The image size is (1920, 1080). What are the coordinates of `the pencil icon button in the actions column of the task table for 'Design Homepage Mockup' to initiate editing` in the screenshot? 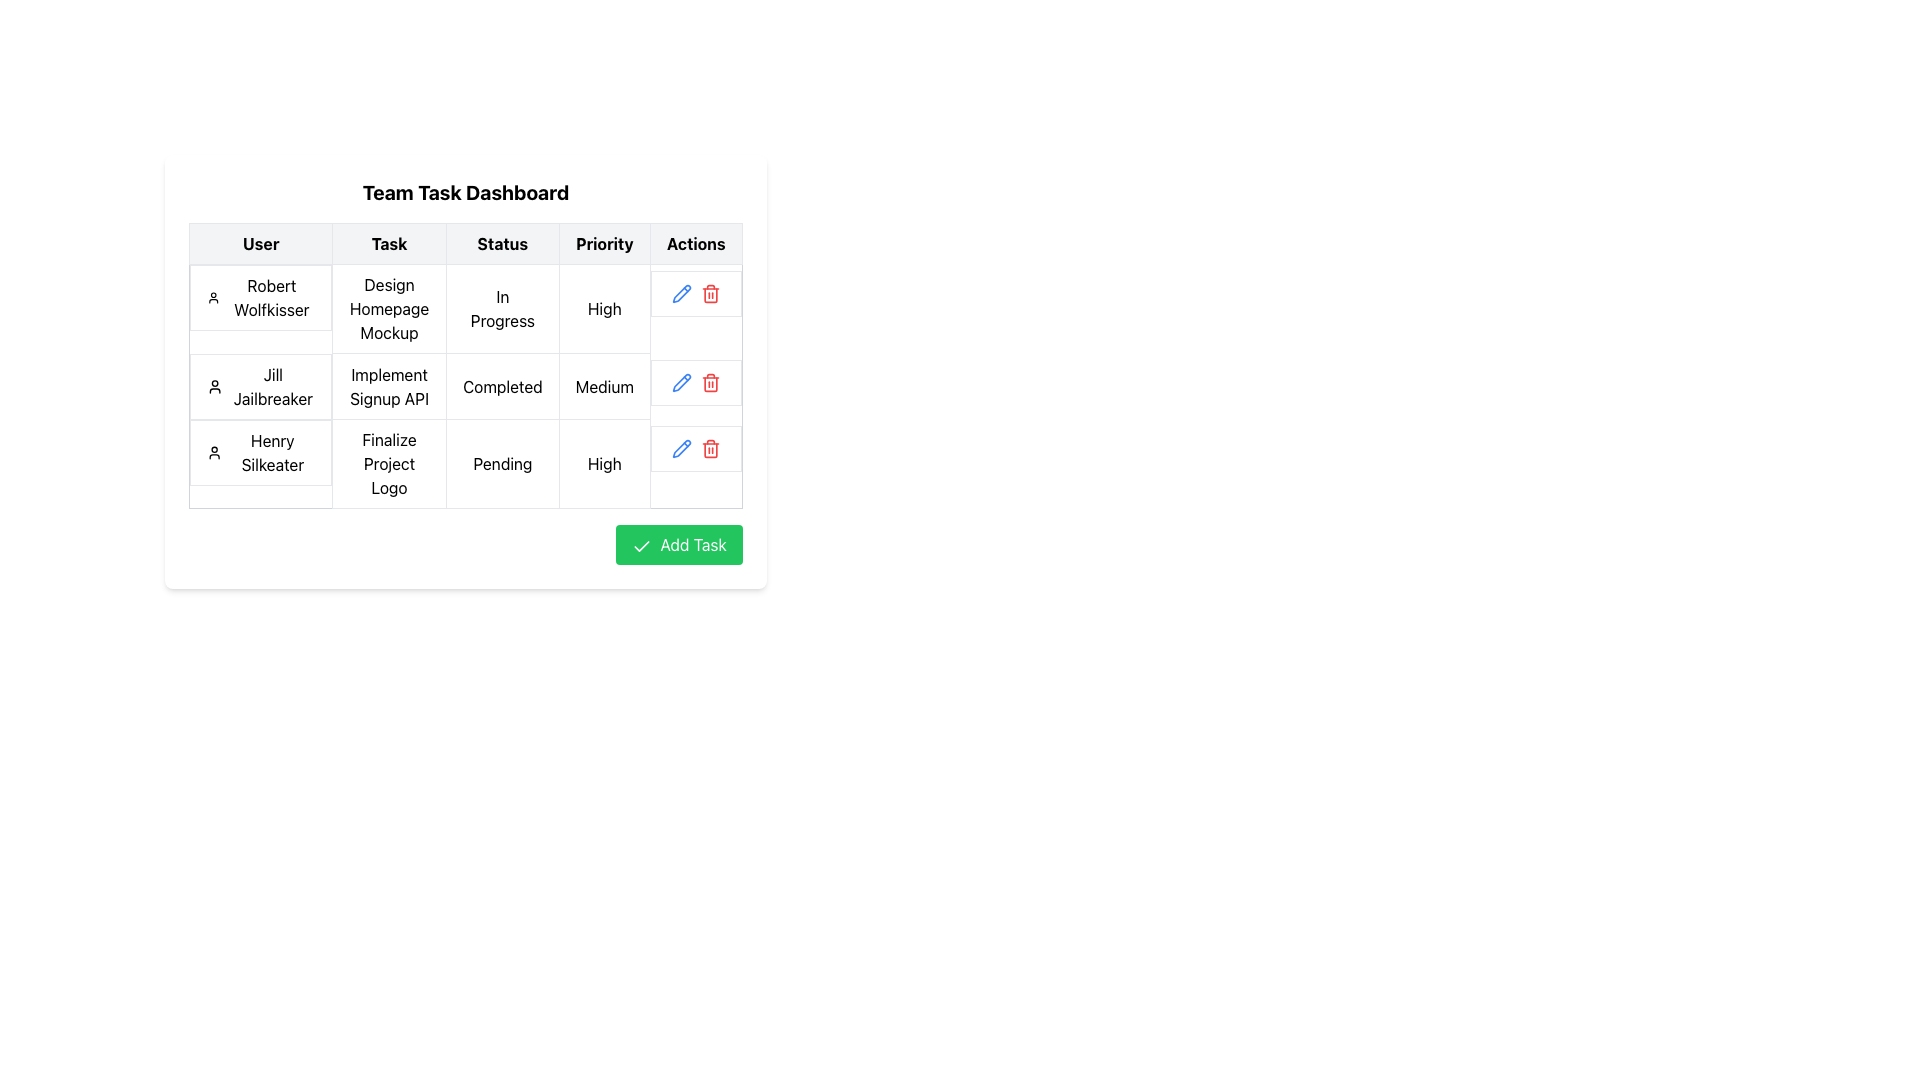 It's located at (682, 447).